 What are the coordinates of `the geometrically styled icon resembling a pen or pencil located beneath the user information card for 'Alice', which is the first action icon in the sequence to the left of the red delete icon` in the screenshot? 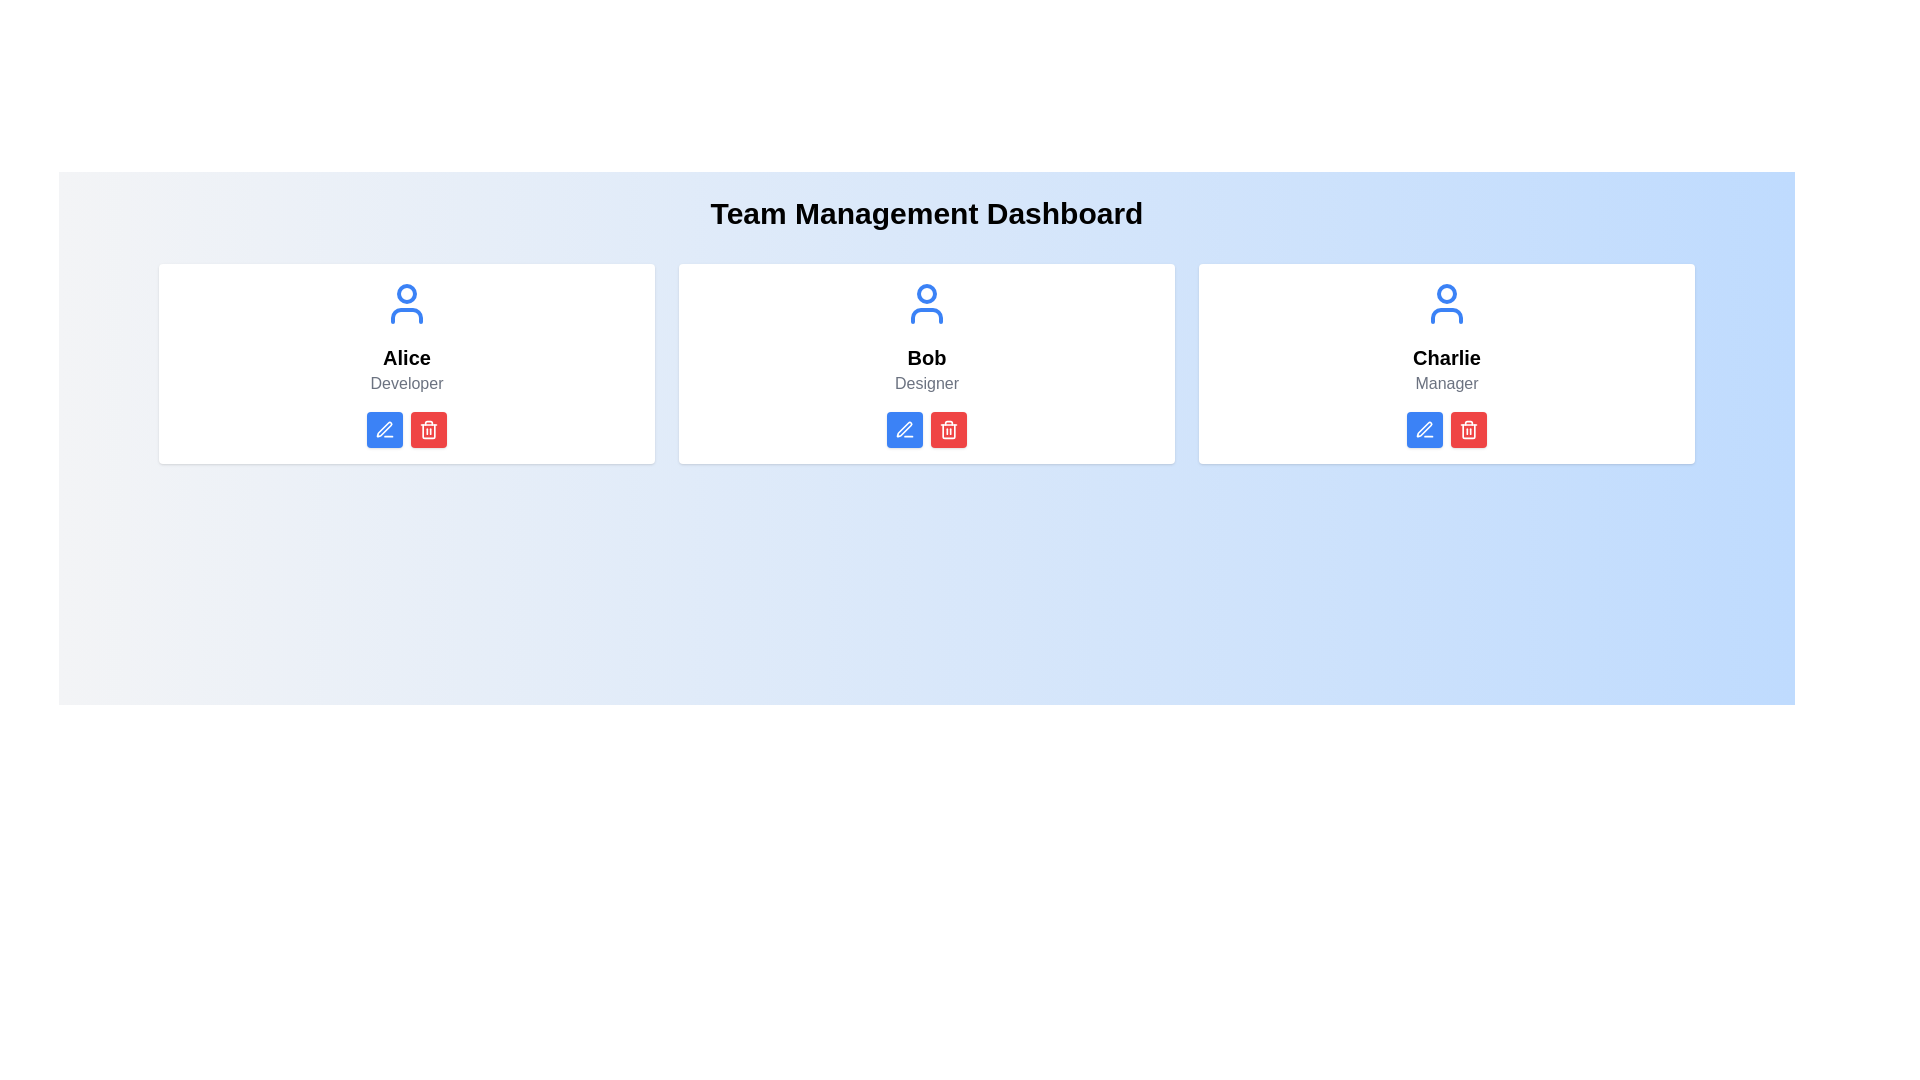 It's located at (384, 428).